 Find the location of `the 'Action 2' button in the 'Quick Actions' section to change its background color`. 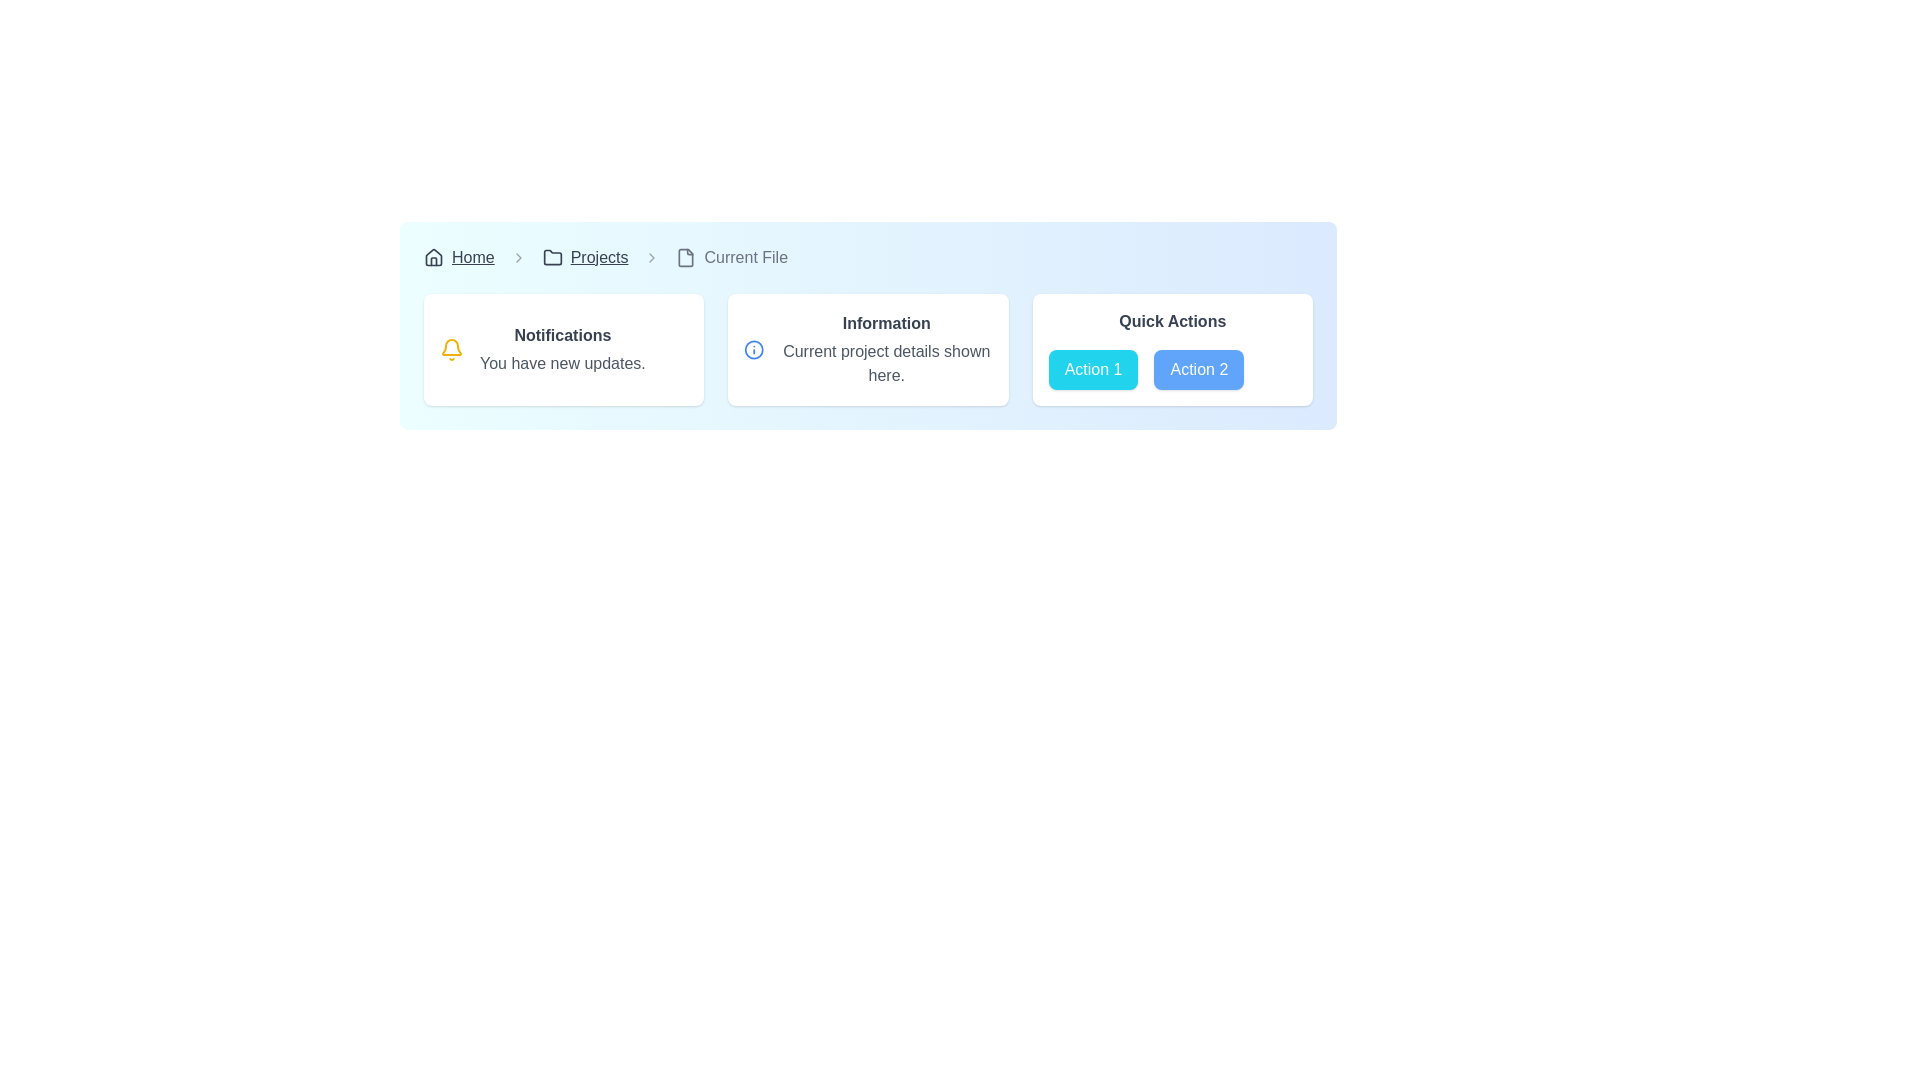

the 'Action 2' button in the 'Quick Actions' section to change its background color is located at coordinates (1199, 370).